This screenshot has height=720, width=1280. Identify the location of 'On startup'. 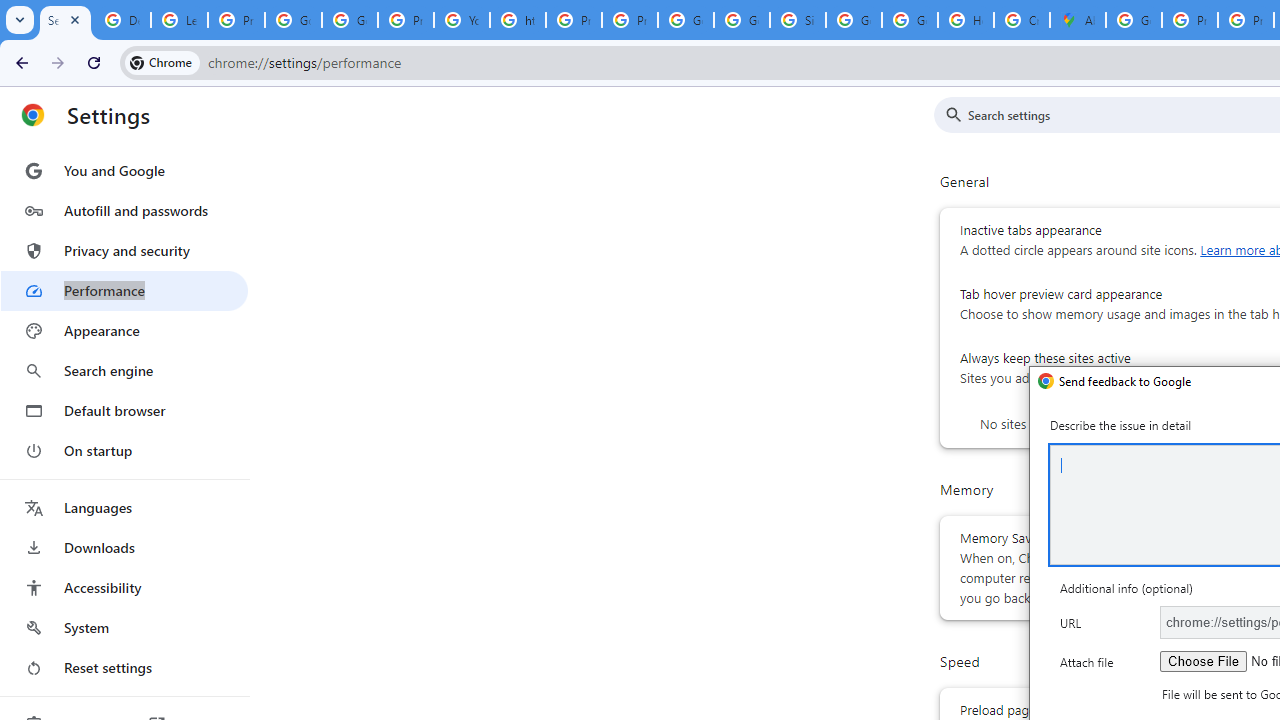
(123, 451).